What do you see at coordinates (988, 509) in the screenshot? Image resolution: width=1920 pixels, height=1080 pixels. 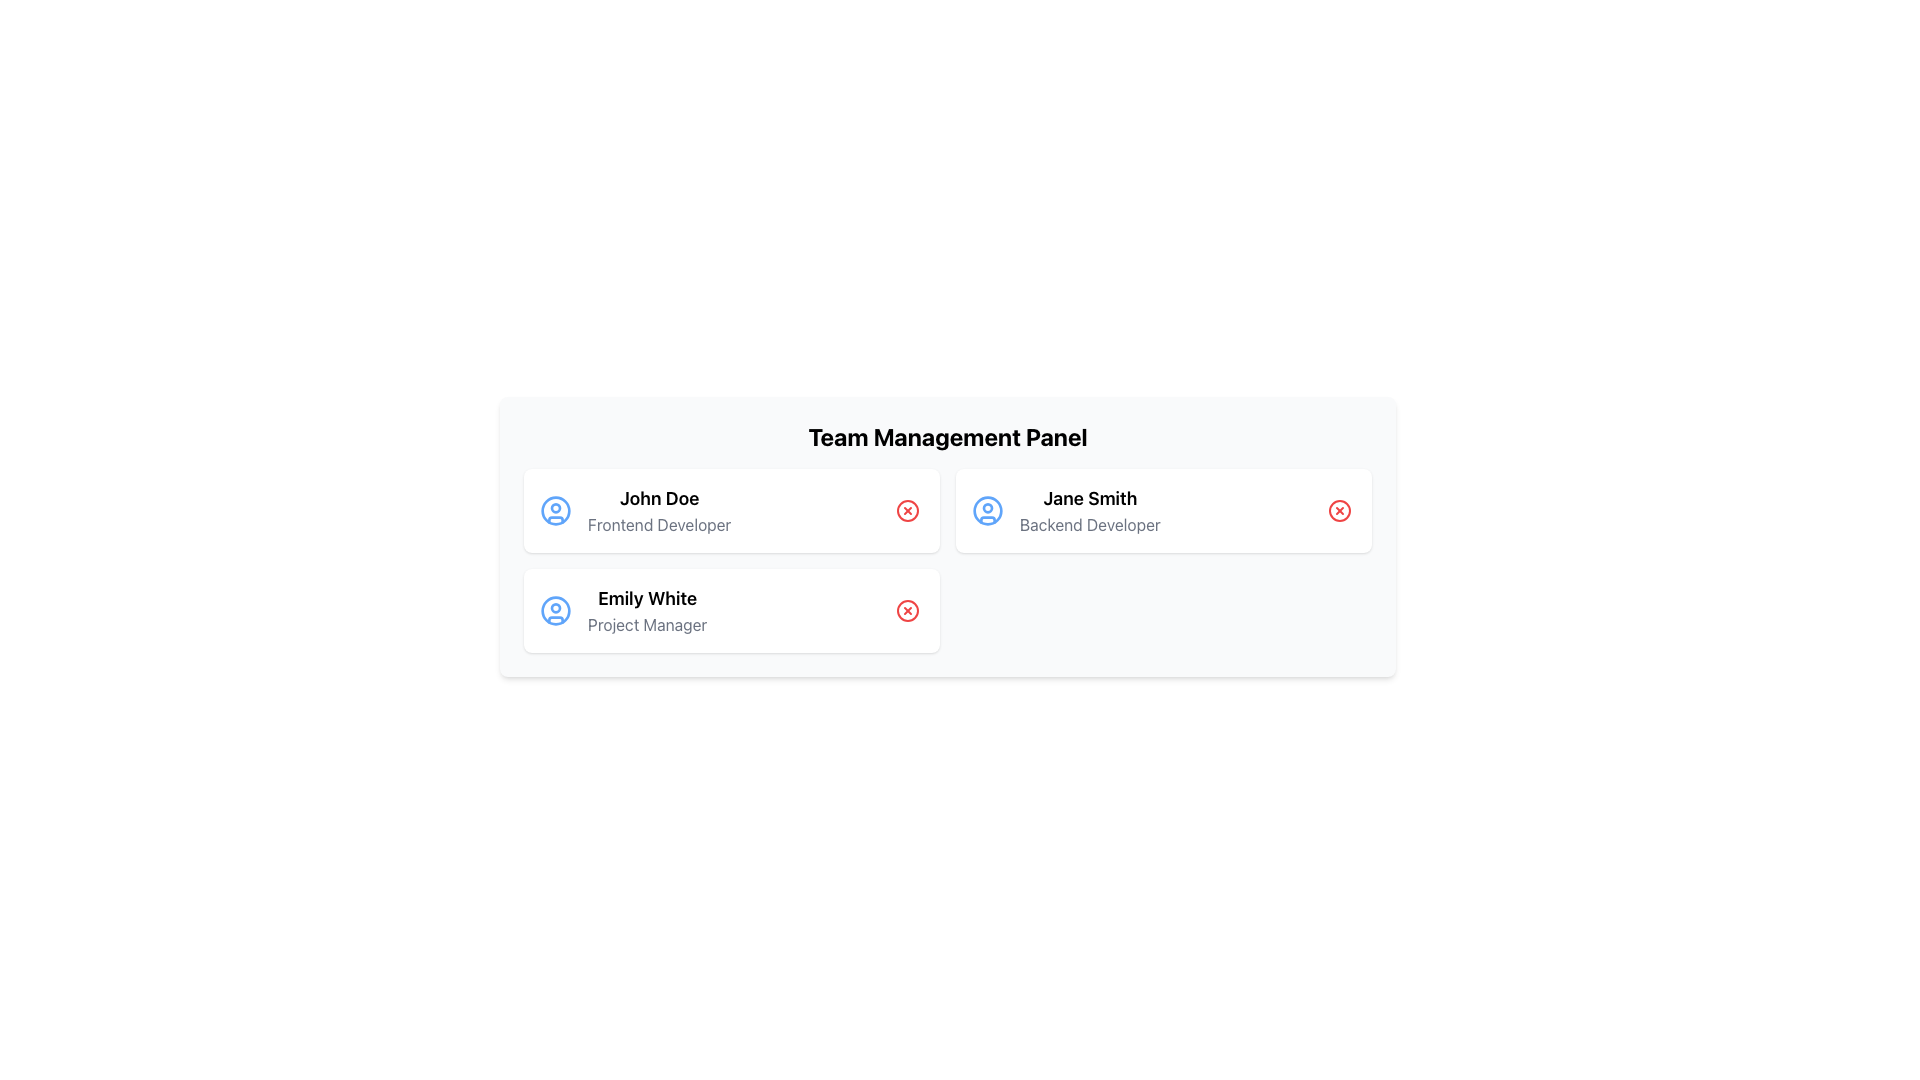 I see `the user avatar icon representing 'Jane Smith' located in the upper-right card of the 'Team Management Panel'` at bounding box center [988, 509].